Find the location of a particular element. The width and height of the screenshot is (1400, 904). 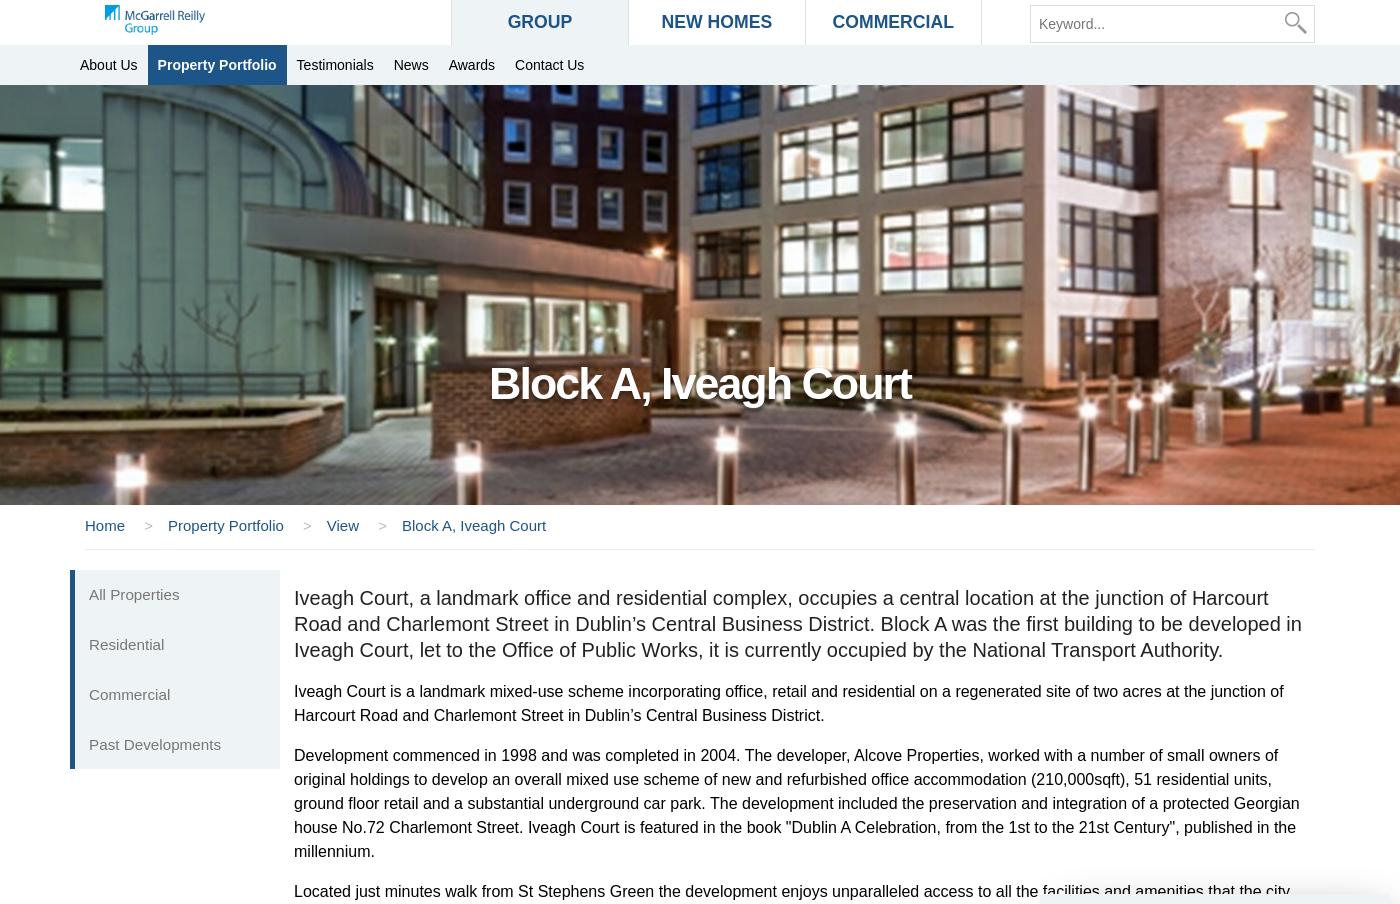

'GROUP' is located at coordinates (539, 20).